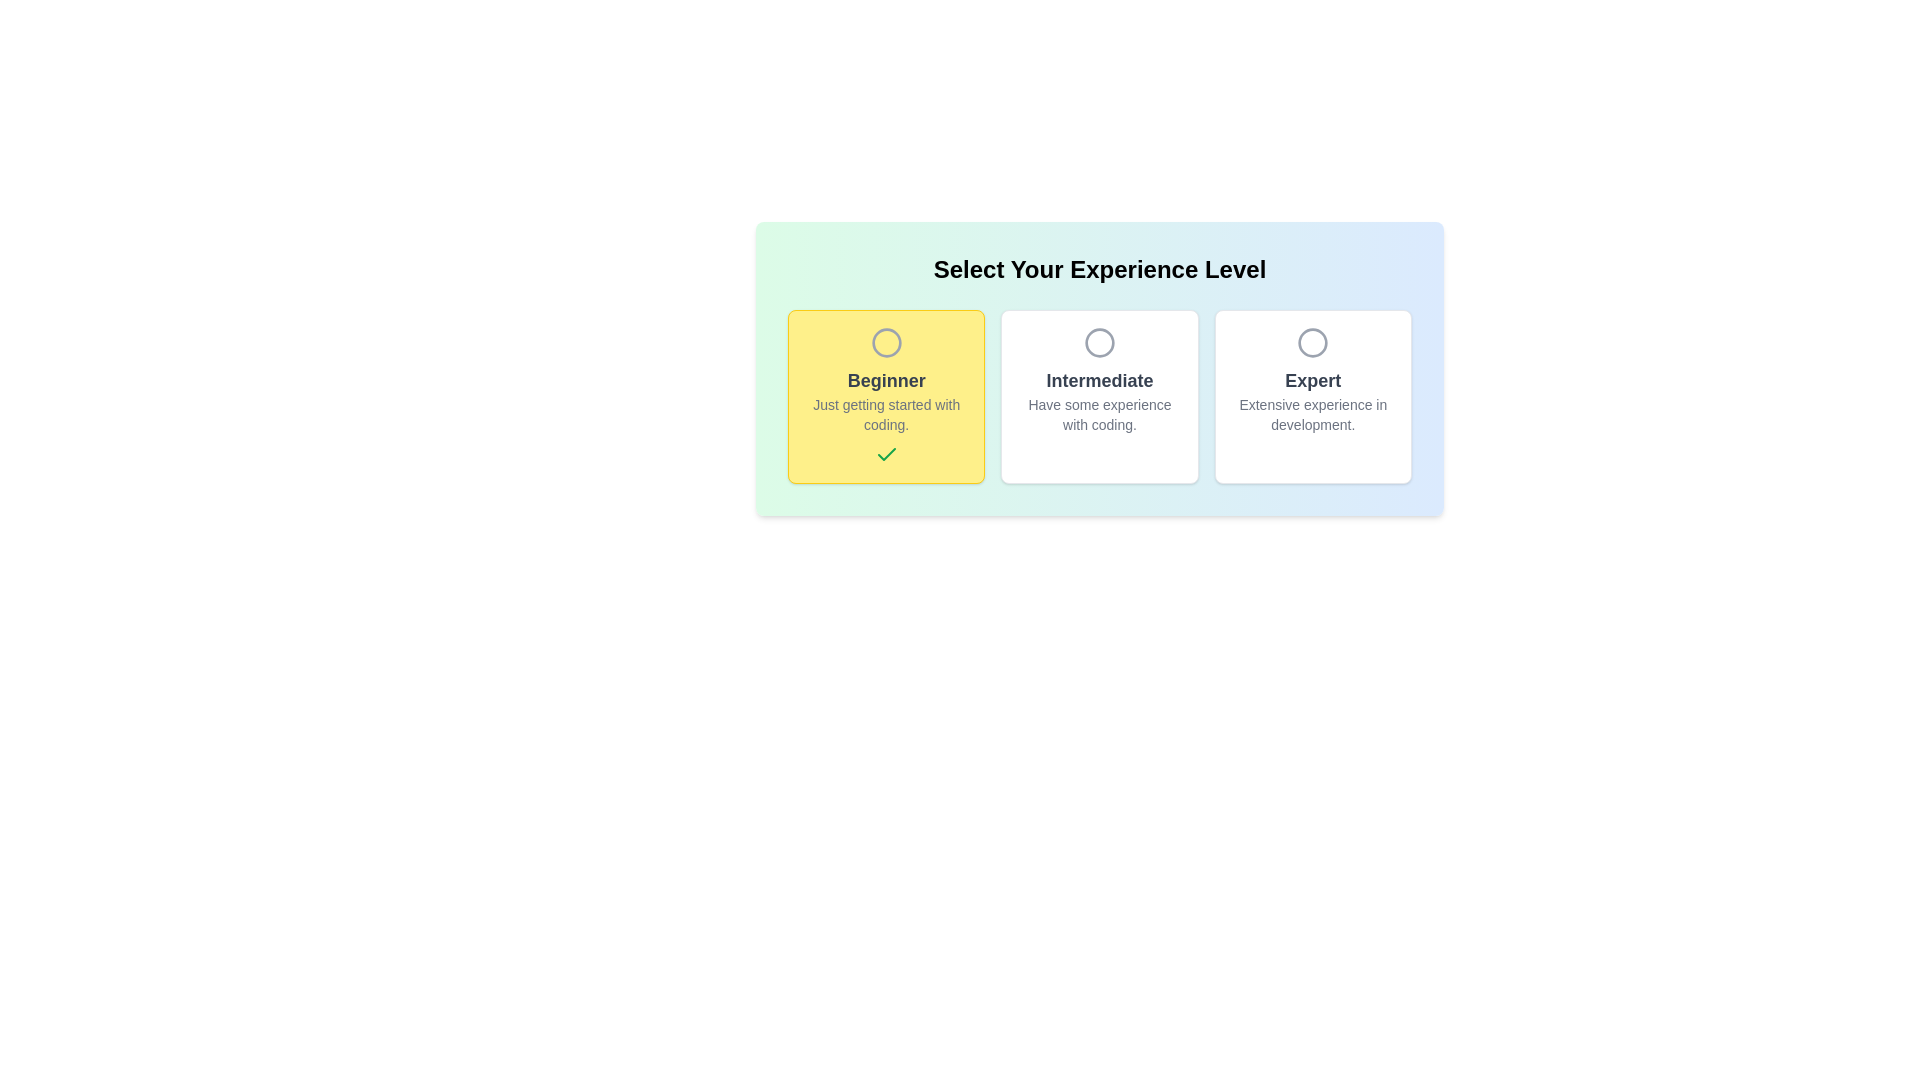 This screenshot has height=1080, width=1920. Describe the element at coordinates (1098, 342) in the screenshot. I see `the circular hollow light gray icon located at the top-center of the 'Intermediate' card` at that location.